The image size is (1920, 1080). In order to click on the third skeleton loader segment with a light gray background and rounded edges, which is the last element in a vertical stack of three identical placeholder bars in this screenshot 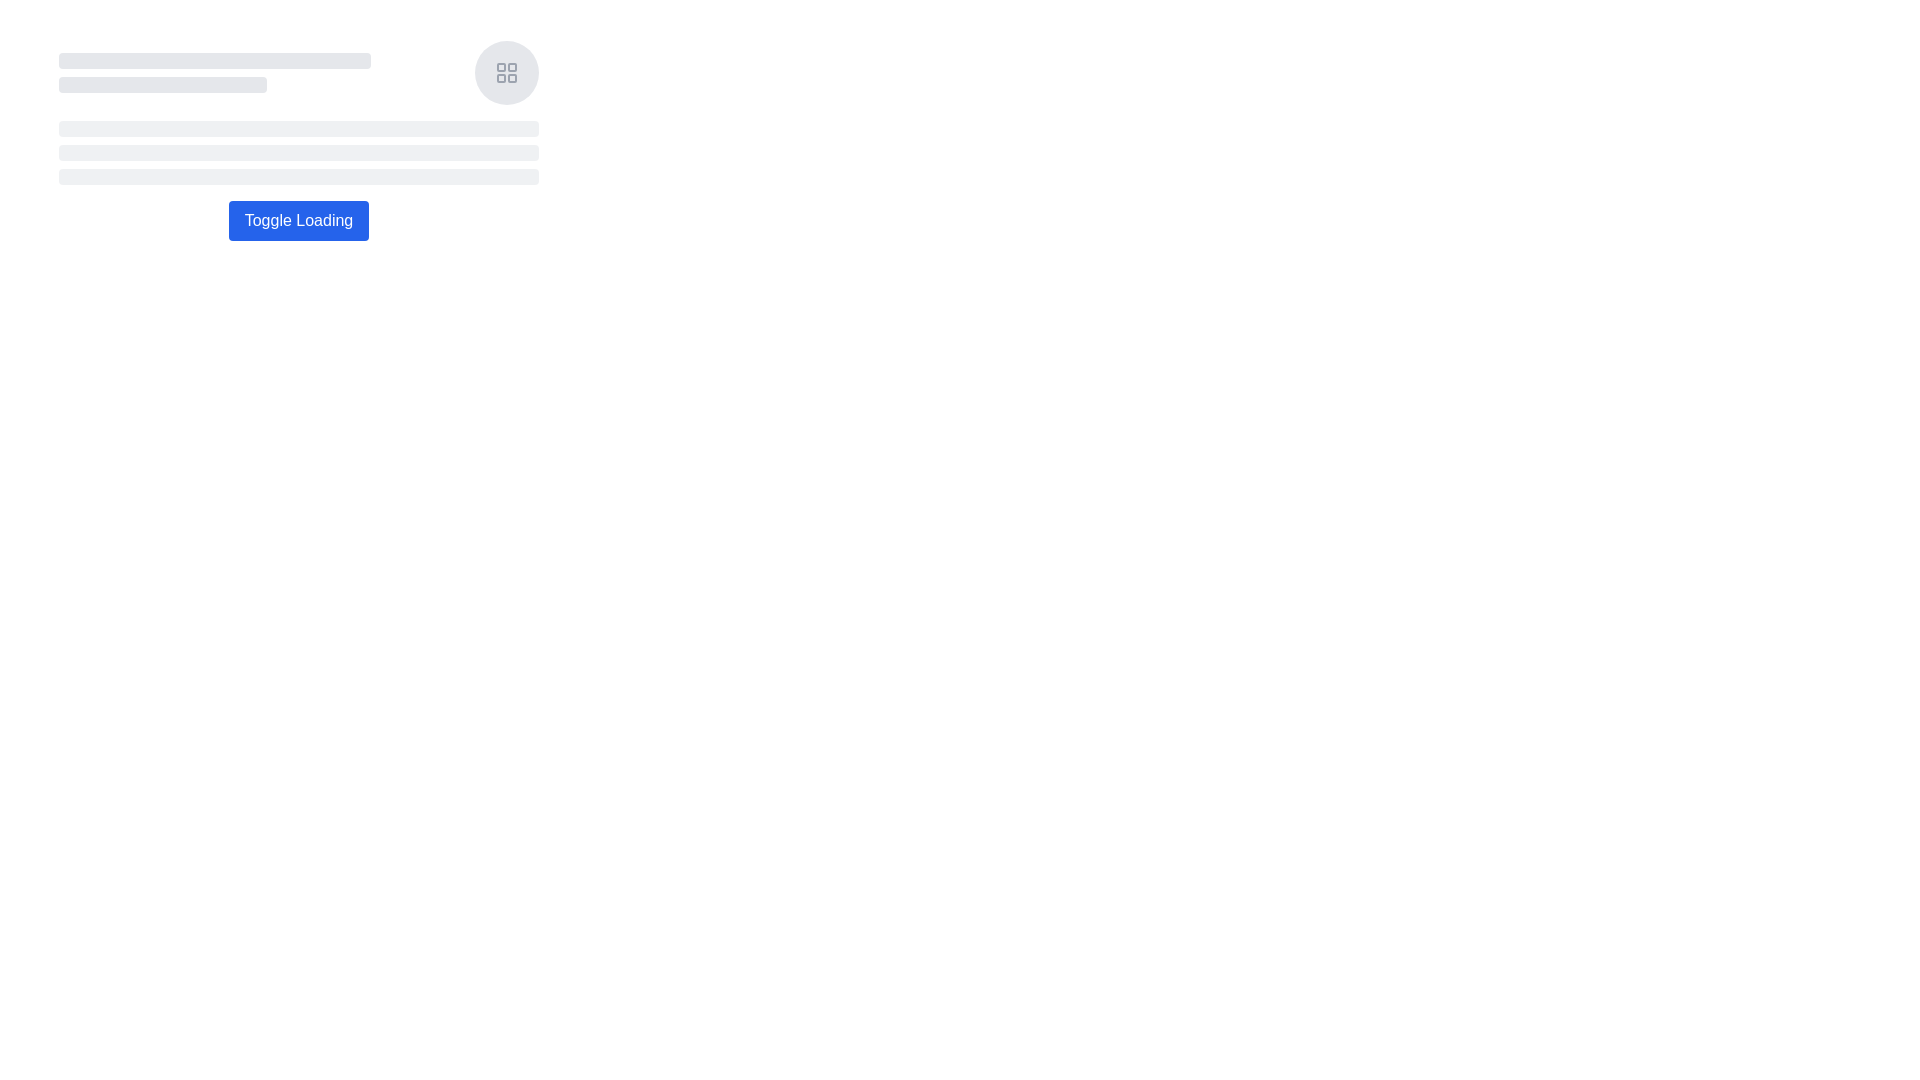, I will do `click(297, 176)`.